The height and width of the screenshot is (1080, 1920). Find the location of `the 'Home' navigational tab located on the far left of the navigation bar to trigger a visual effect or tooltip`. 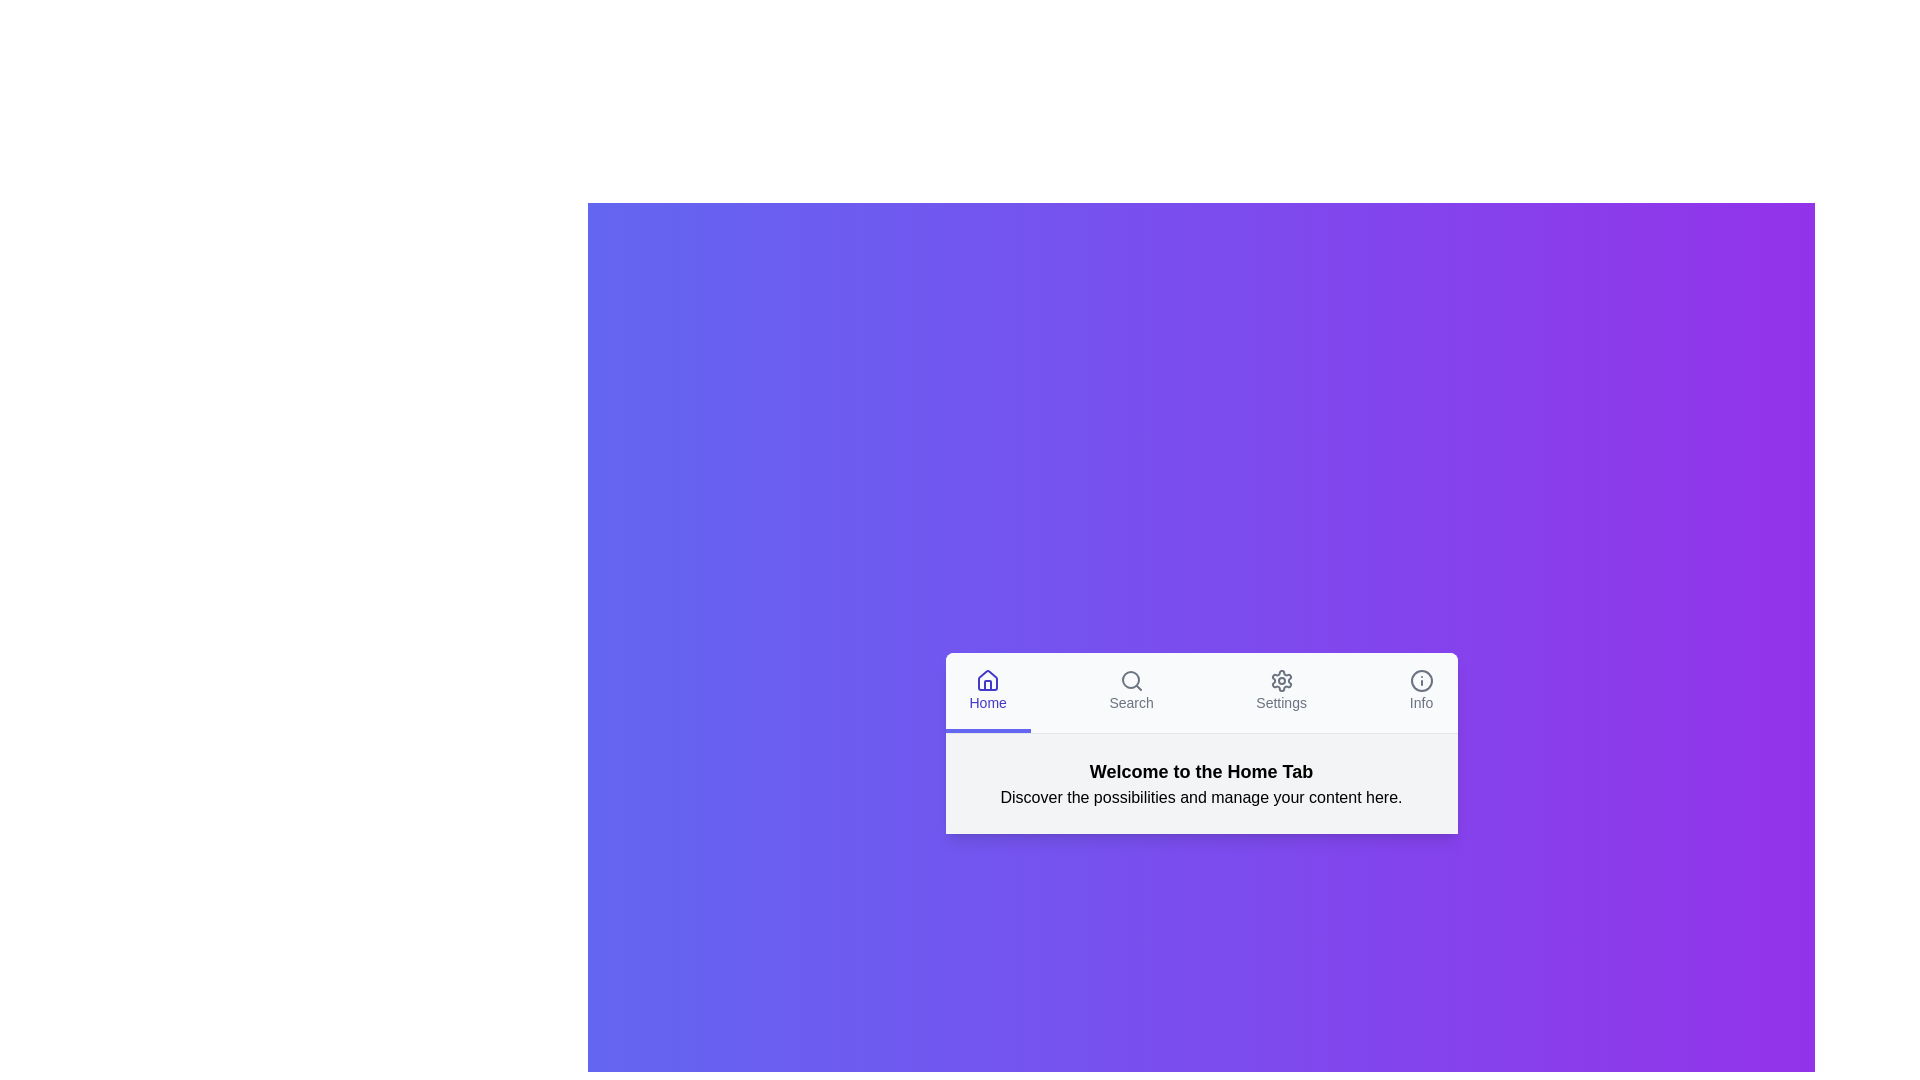

the 'Home' navigational tab located on the far left of the navigation bar to trigger a visual effect or tooltip is located at coordinates (988, 691).